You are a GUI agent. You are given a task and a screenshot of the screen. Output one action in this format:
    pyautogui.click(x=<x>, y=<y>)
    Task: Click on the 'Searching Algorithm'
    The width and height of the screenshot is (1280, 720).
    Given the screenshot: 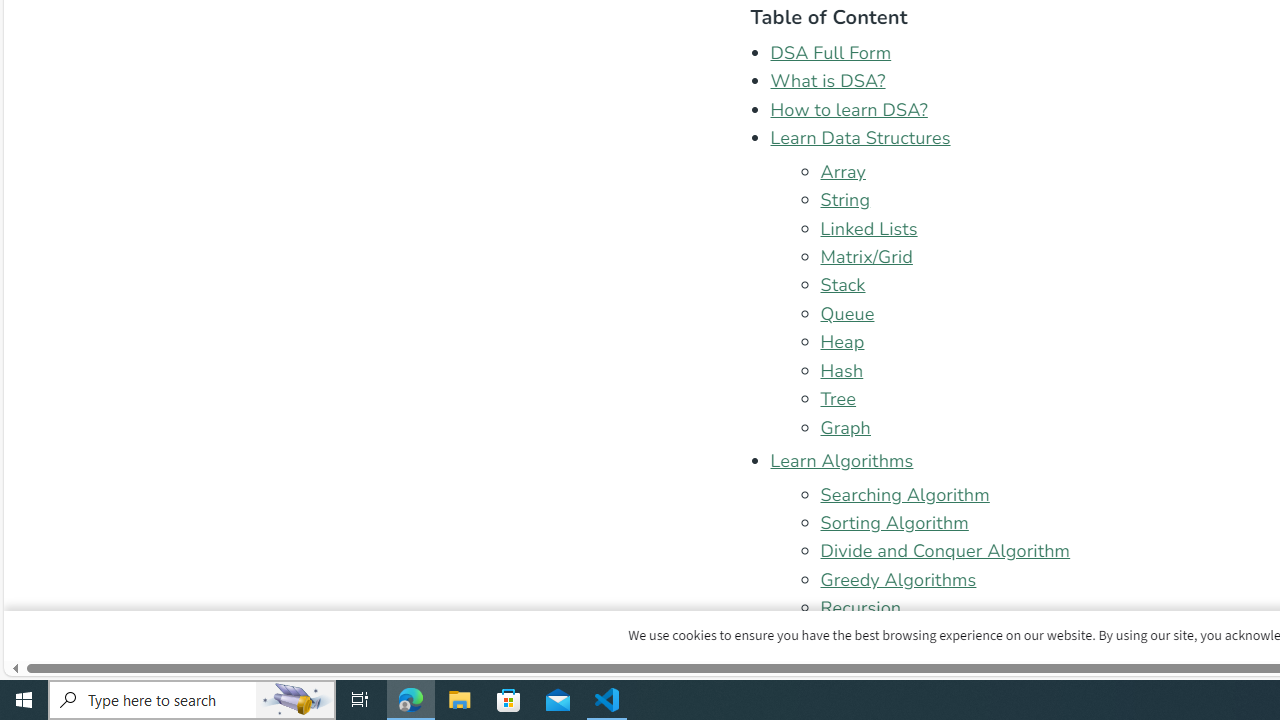 What is the action you would take?
    pyautogui.click(x=903, y=494)
    